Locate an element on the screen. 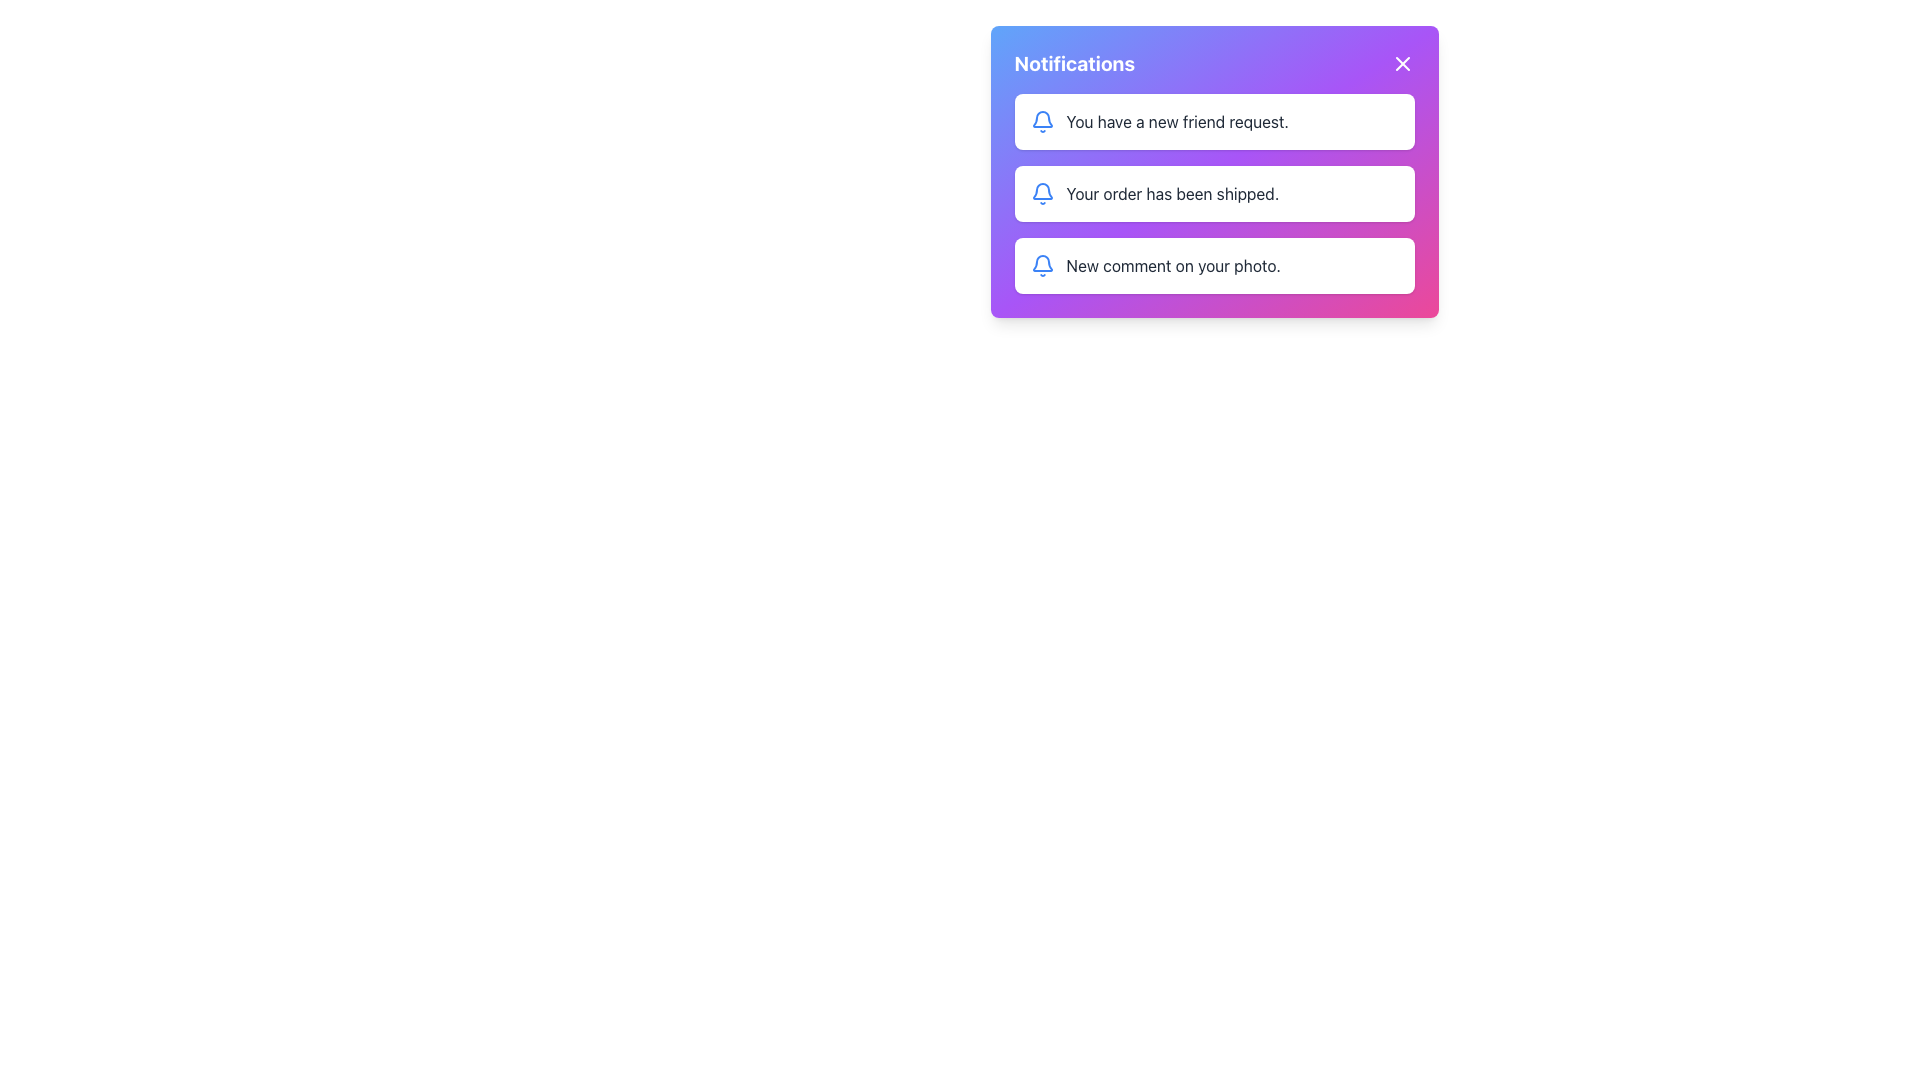  the close button located in the top-right corner of the notification panel is located at coordinates (1401, 63).